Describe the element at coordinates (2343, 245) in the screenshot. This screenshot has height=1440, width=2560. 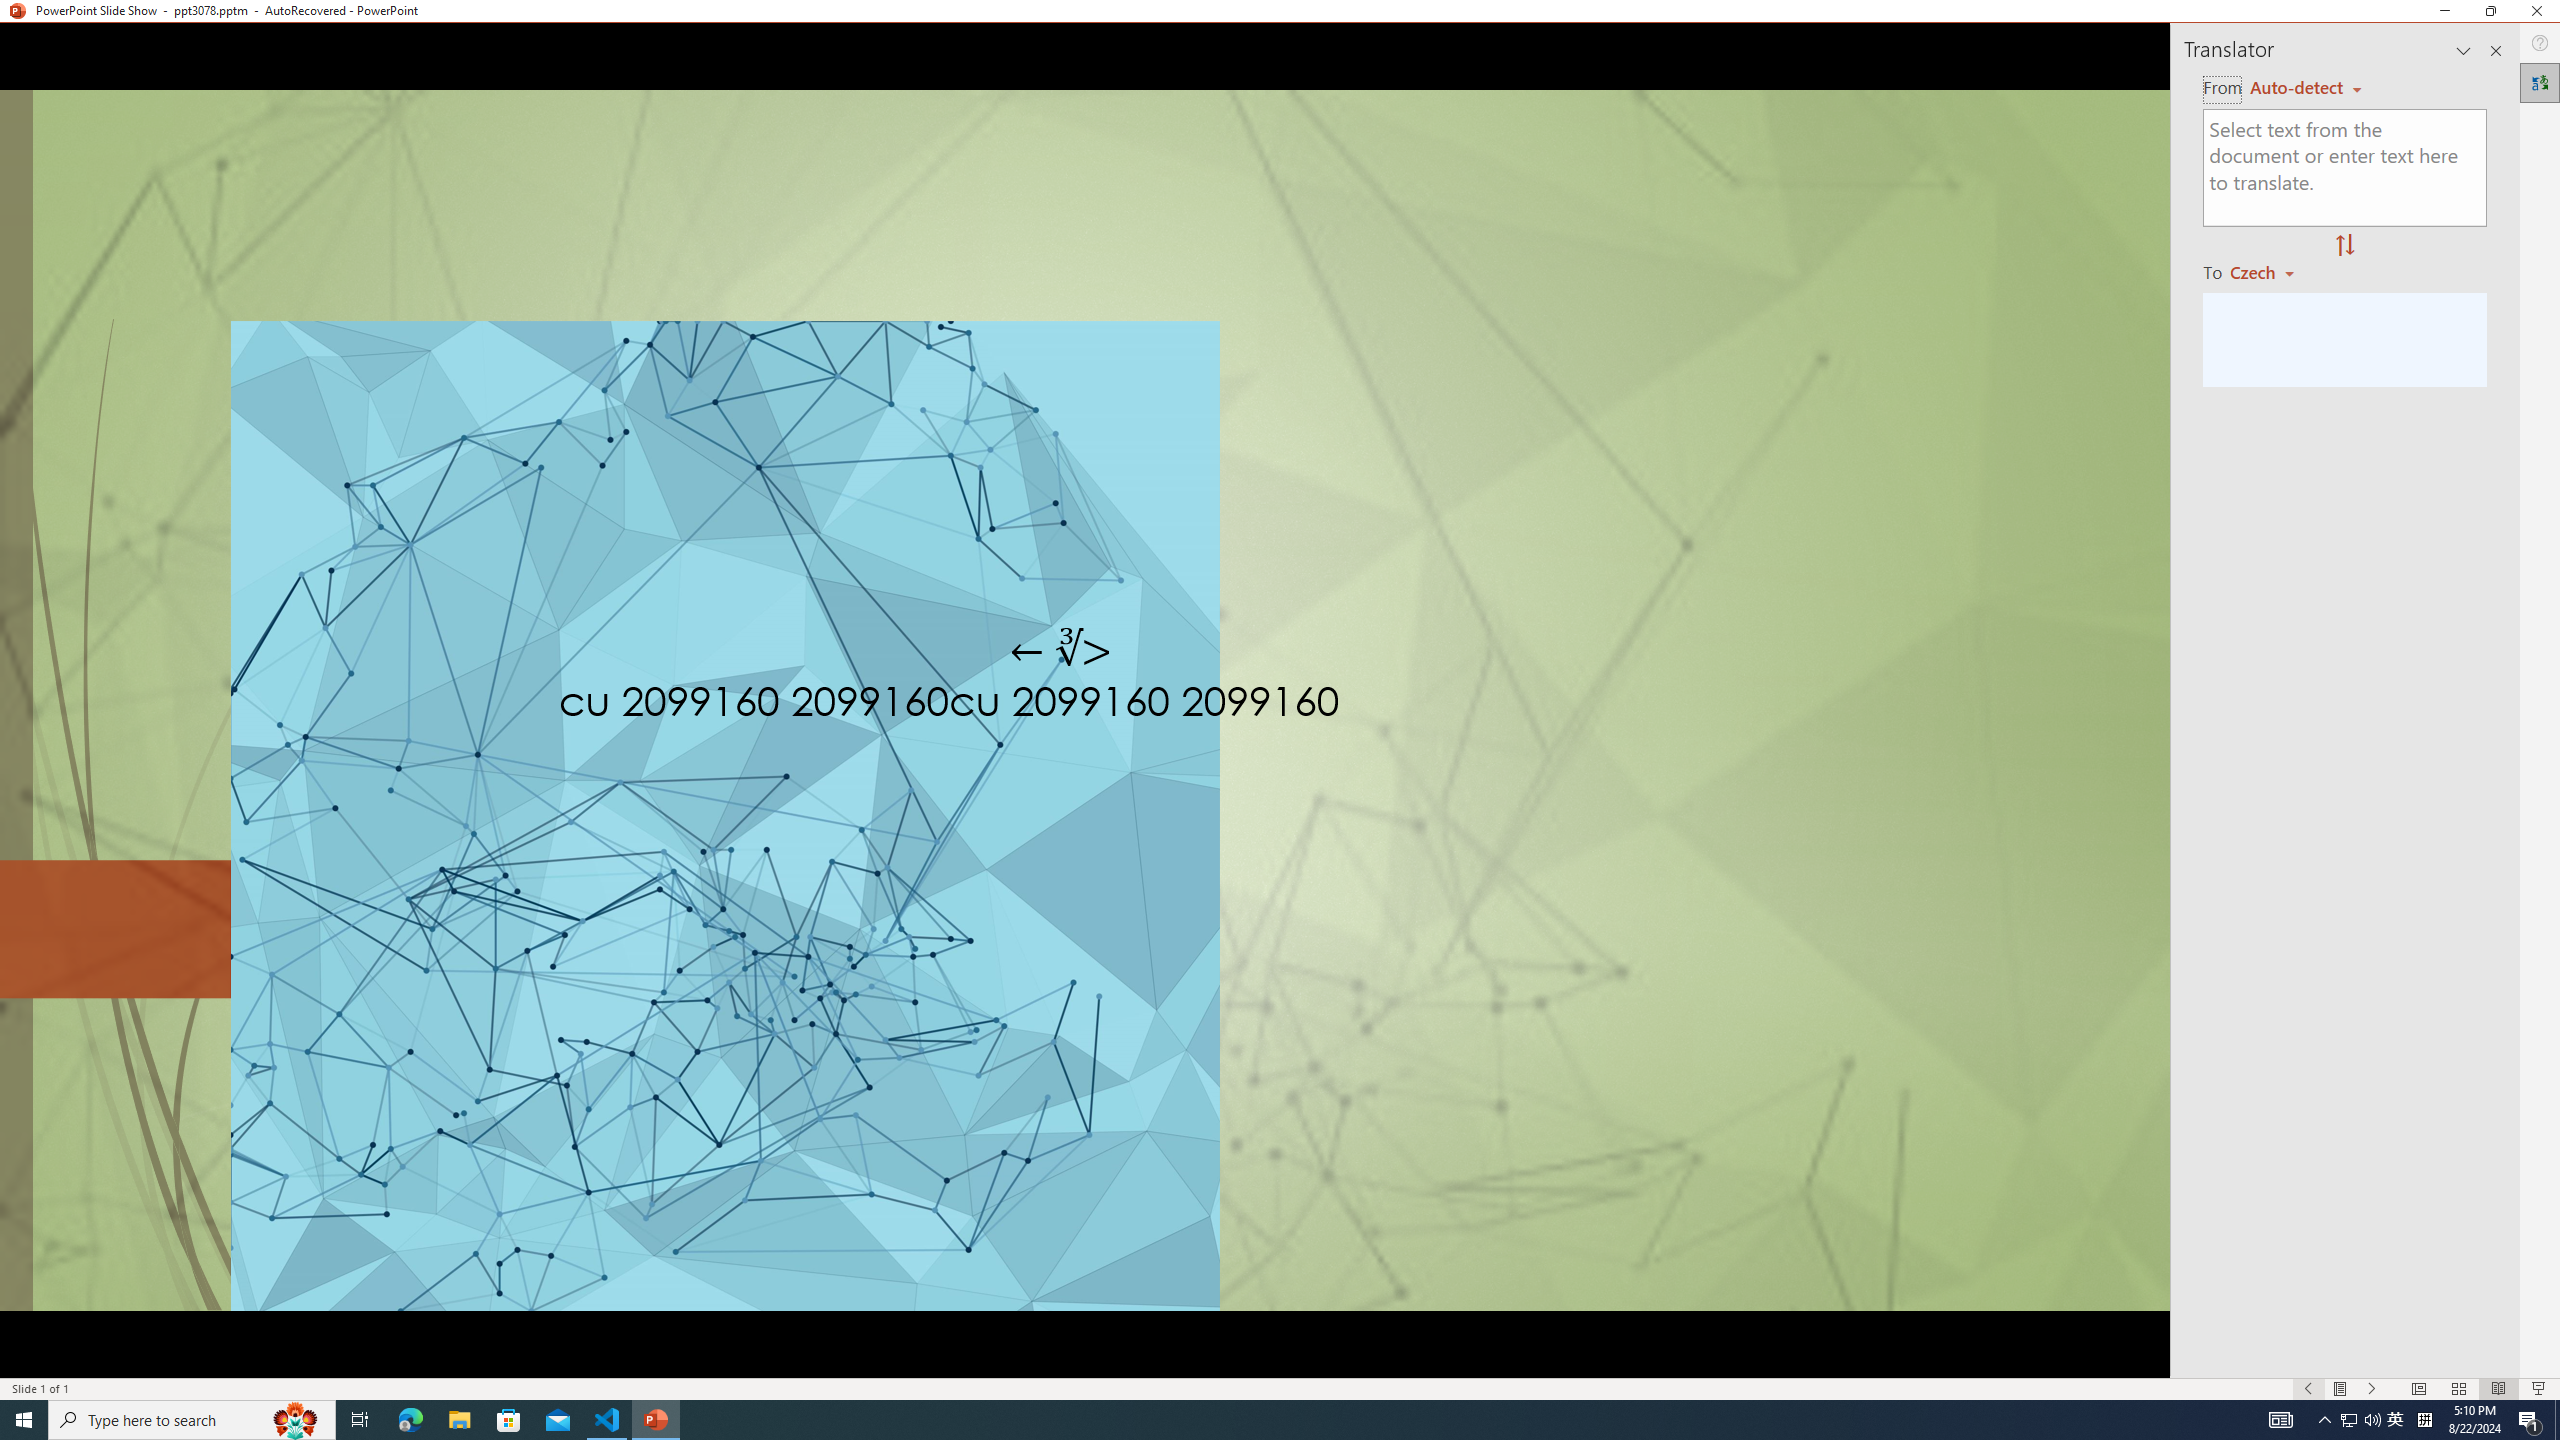
I see `'Swap "from" and "to" languages.'` at that location.